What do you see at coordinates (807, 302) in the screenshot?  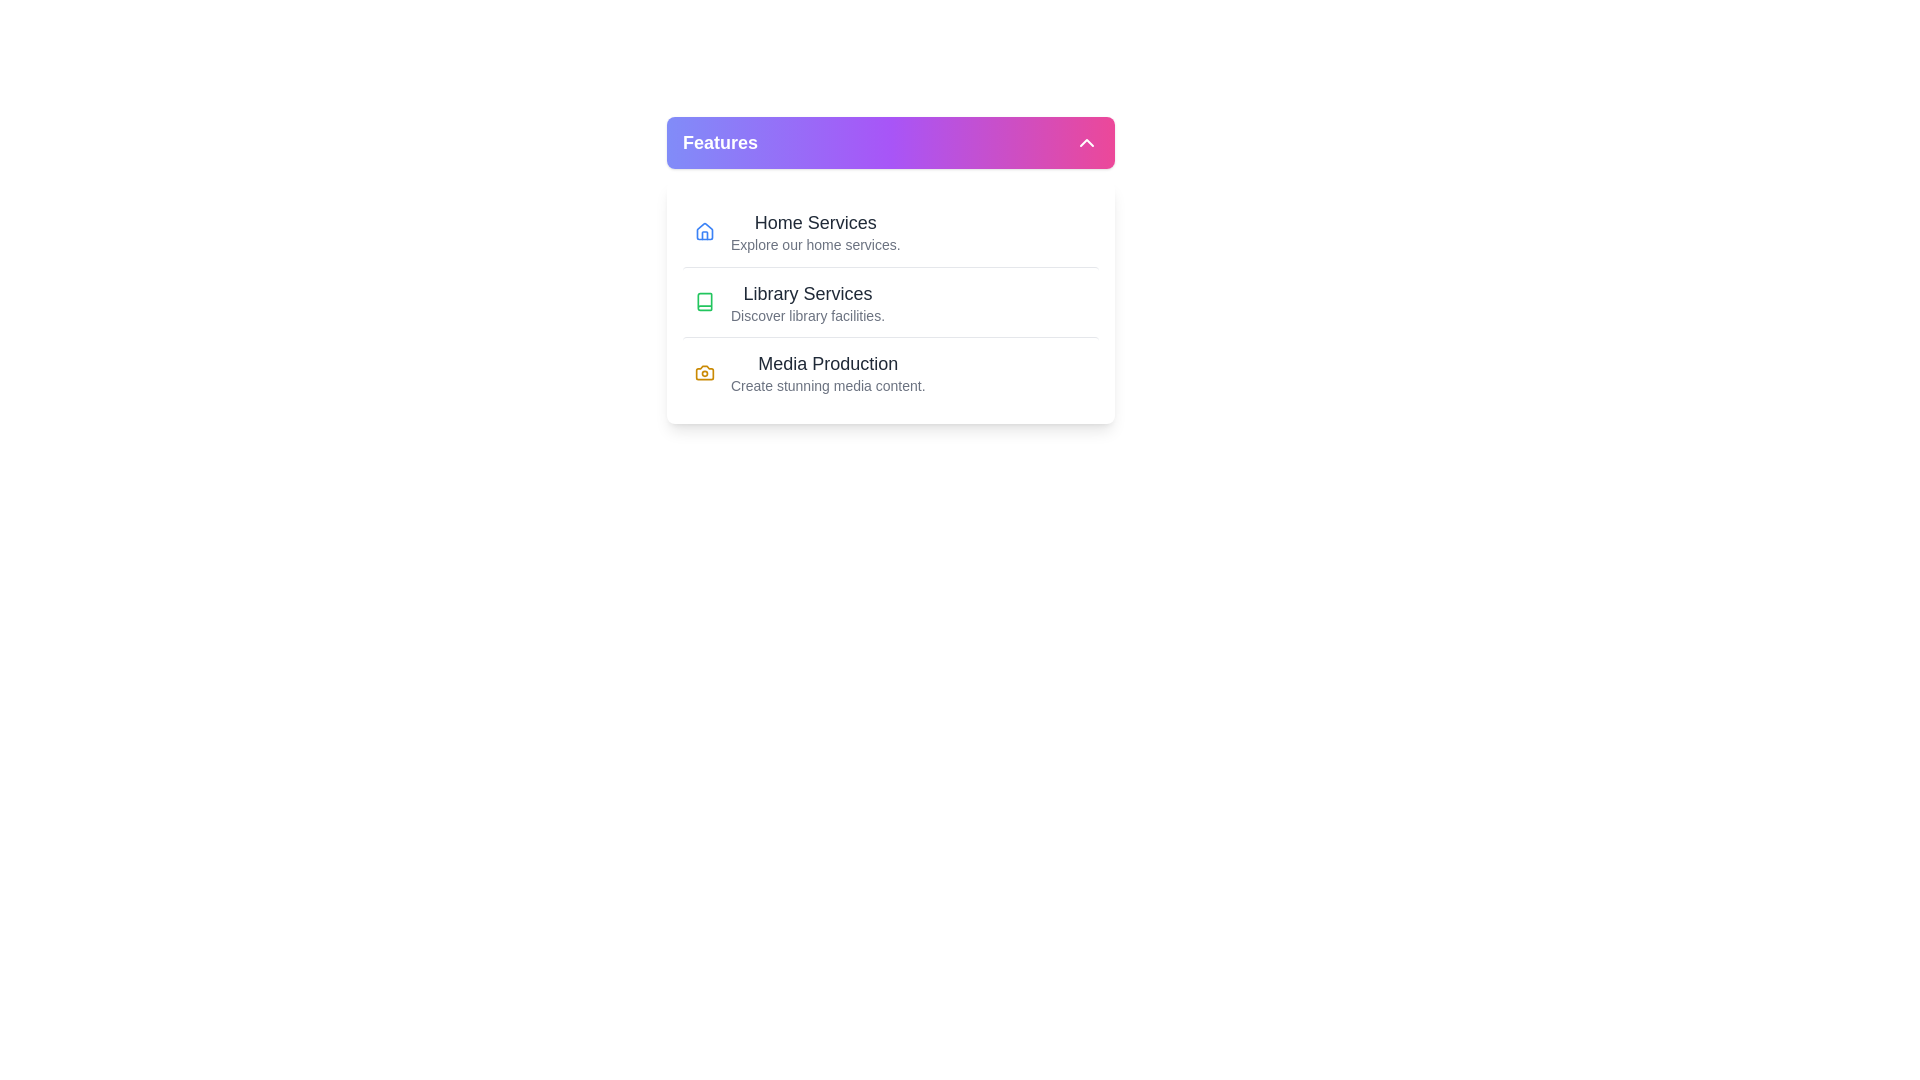 I see `the second list item labeled 'Library Services' in the menu` at bounding box center [807, 302].